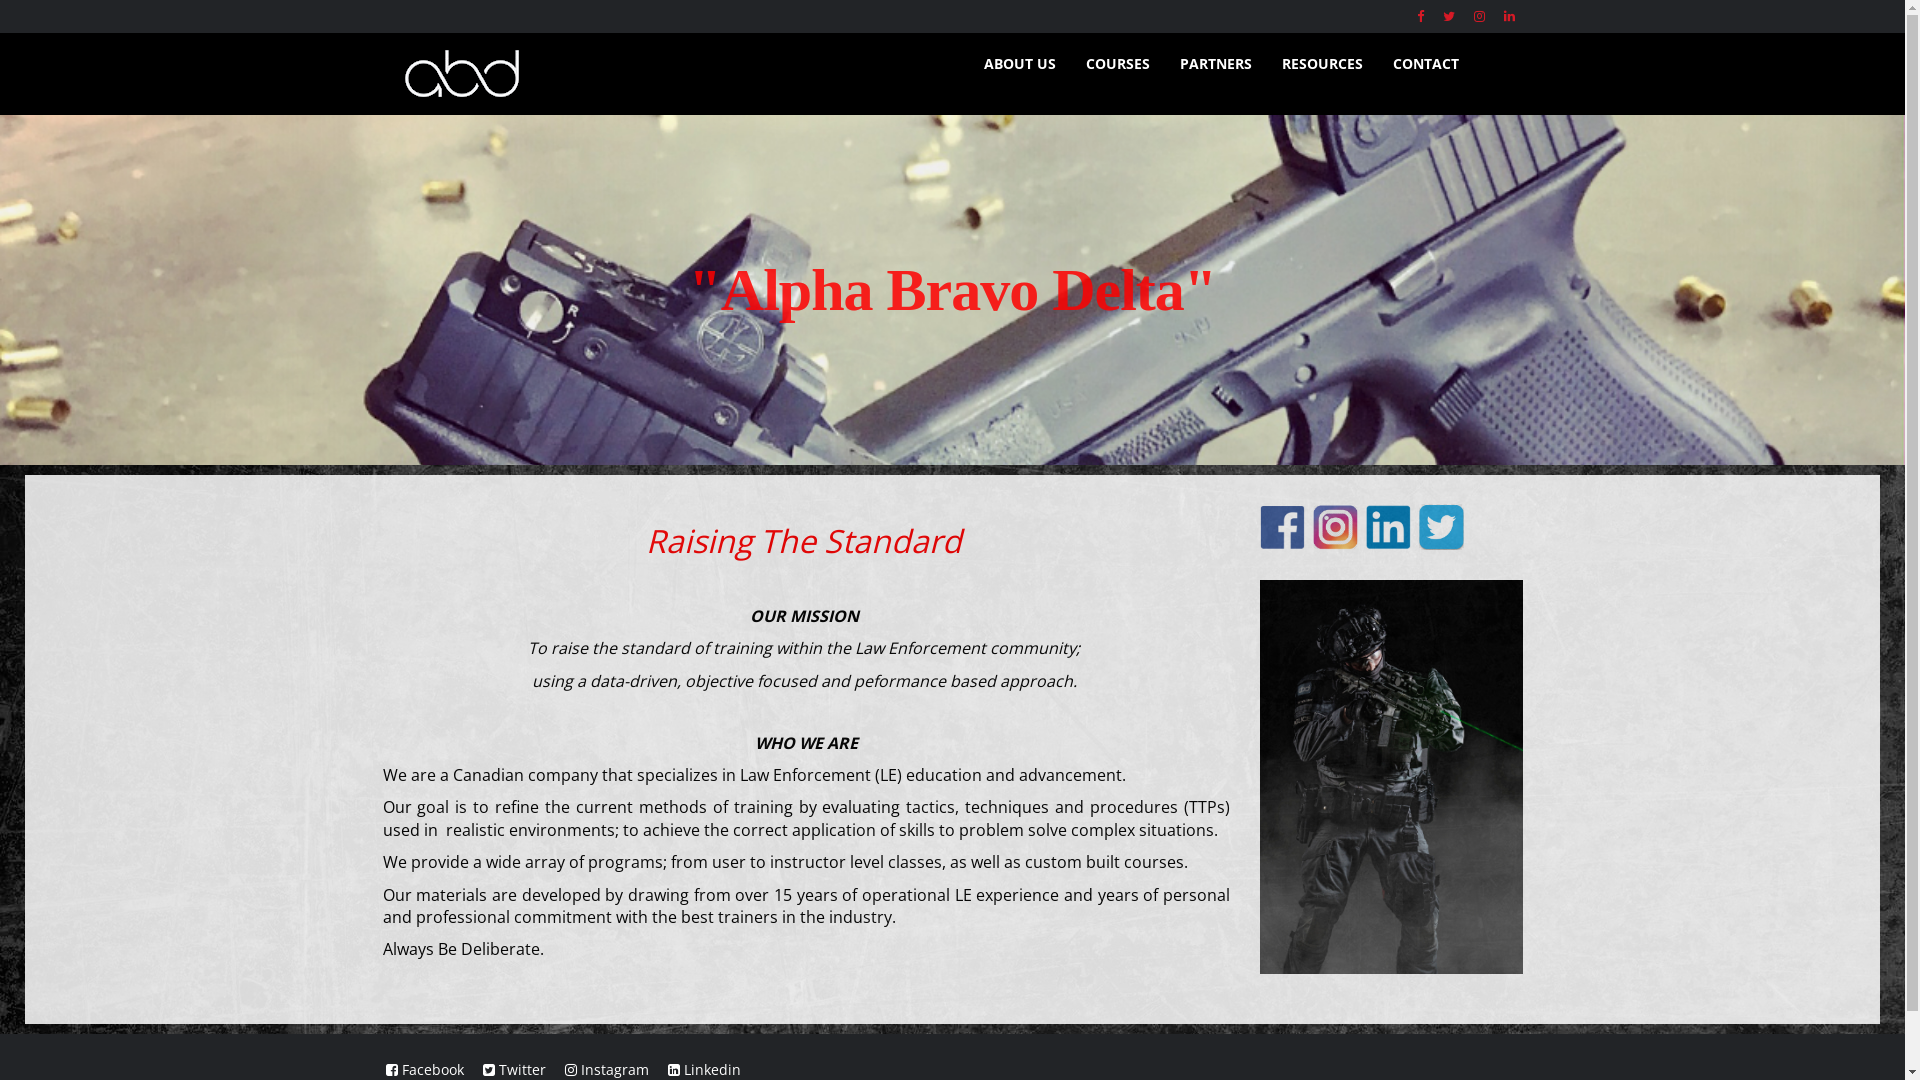 This screenshot has width=1920, height=1080. I want to click on 'RESOURCES', so click(1321, 63).